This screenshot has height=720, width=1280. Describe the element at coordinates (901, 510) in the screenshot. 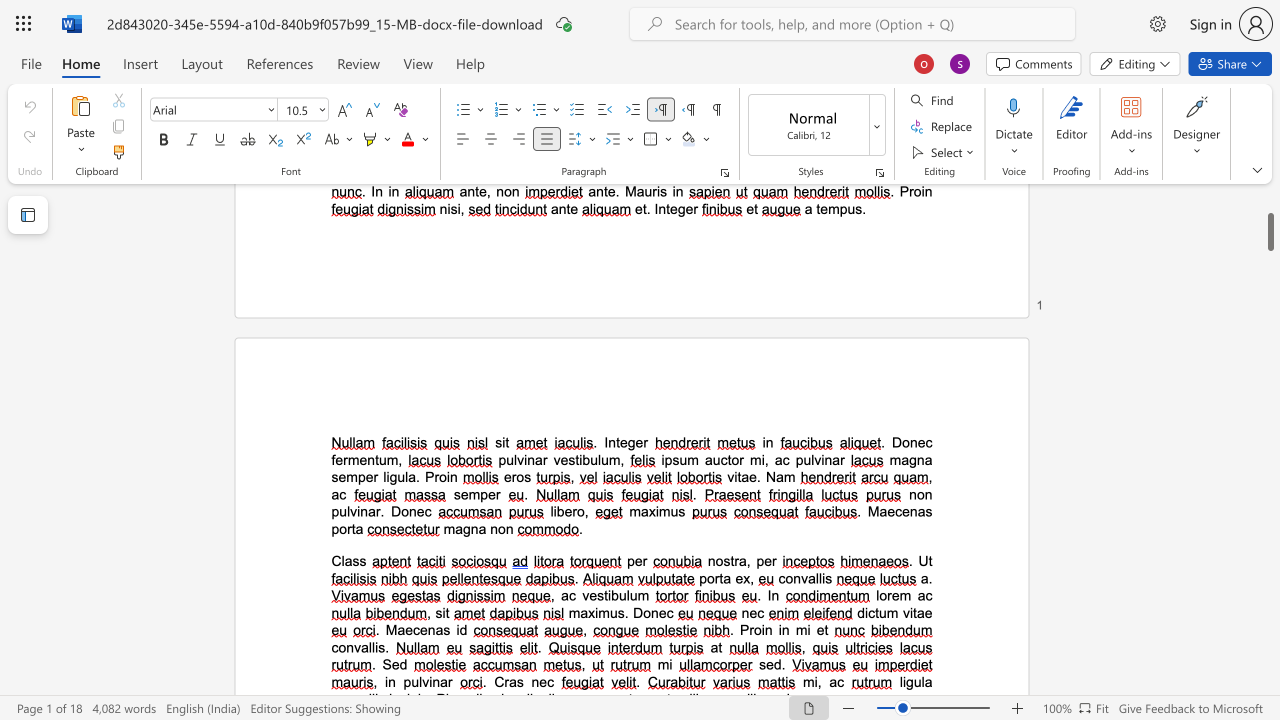

I see `the space between the continuous character "c" and "e" in the text` at that location.